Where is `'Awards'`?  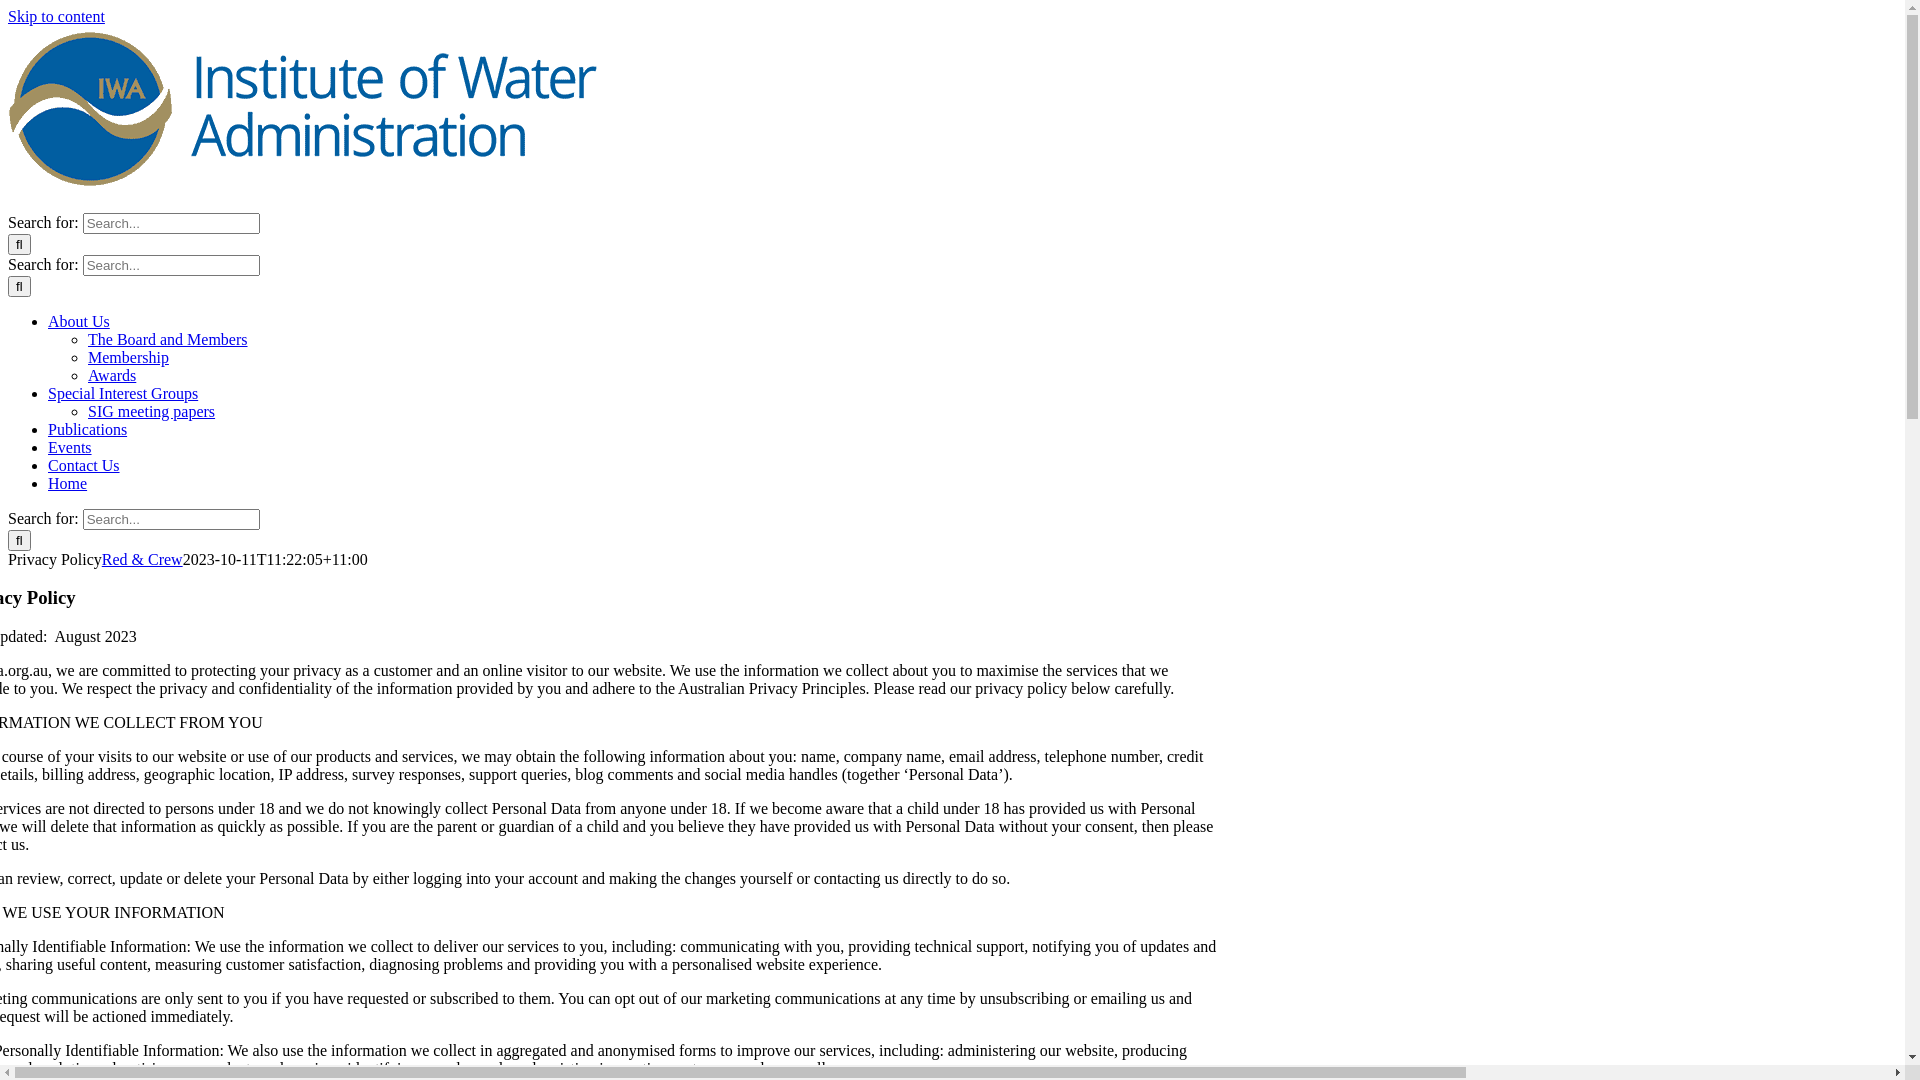
'Awards' is located at coordinates (110, 375).